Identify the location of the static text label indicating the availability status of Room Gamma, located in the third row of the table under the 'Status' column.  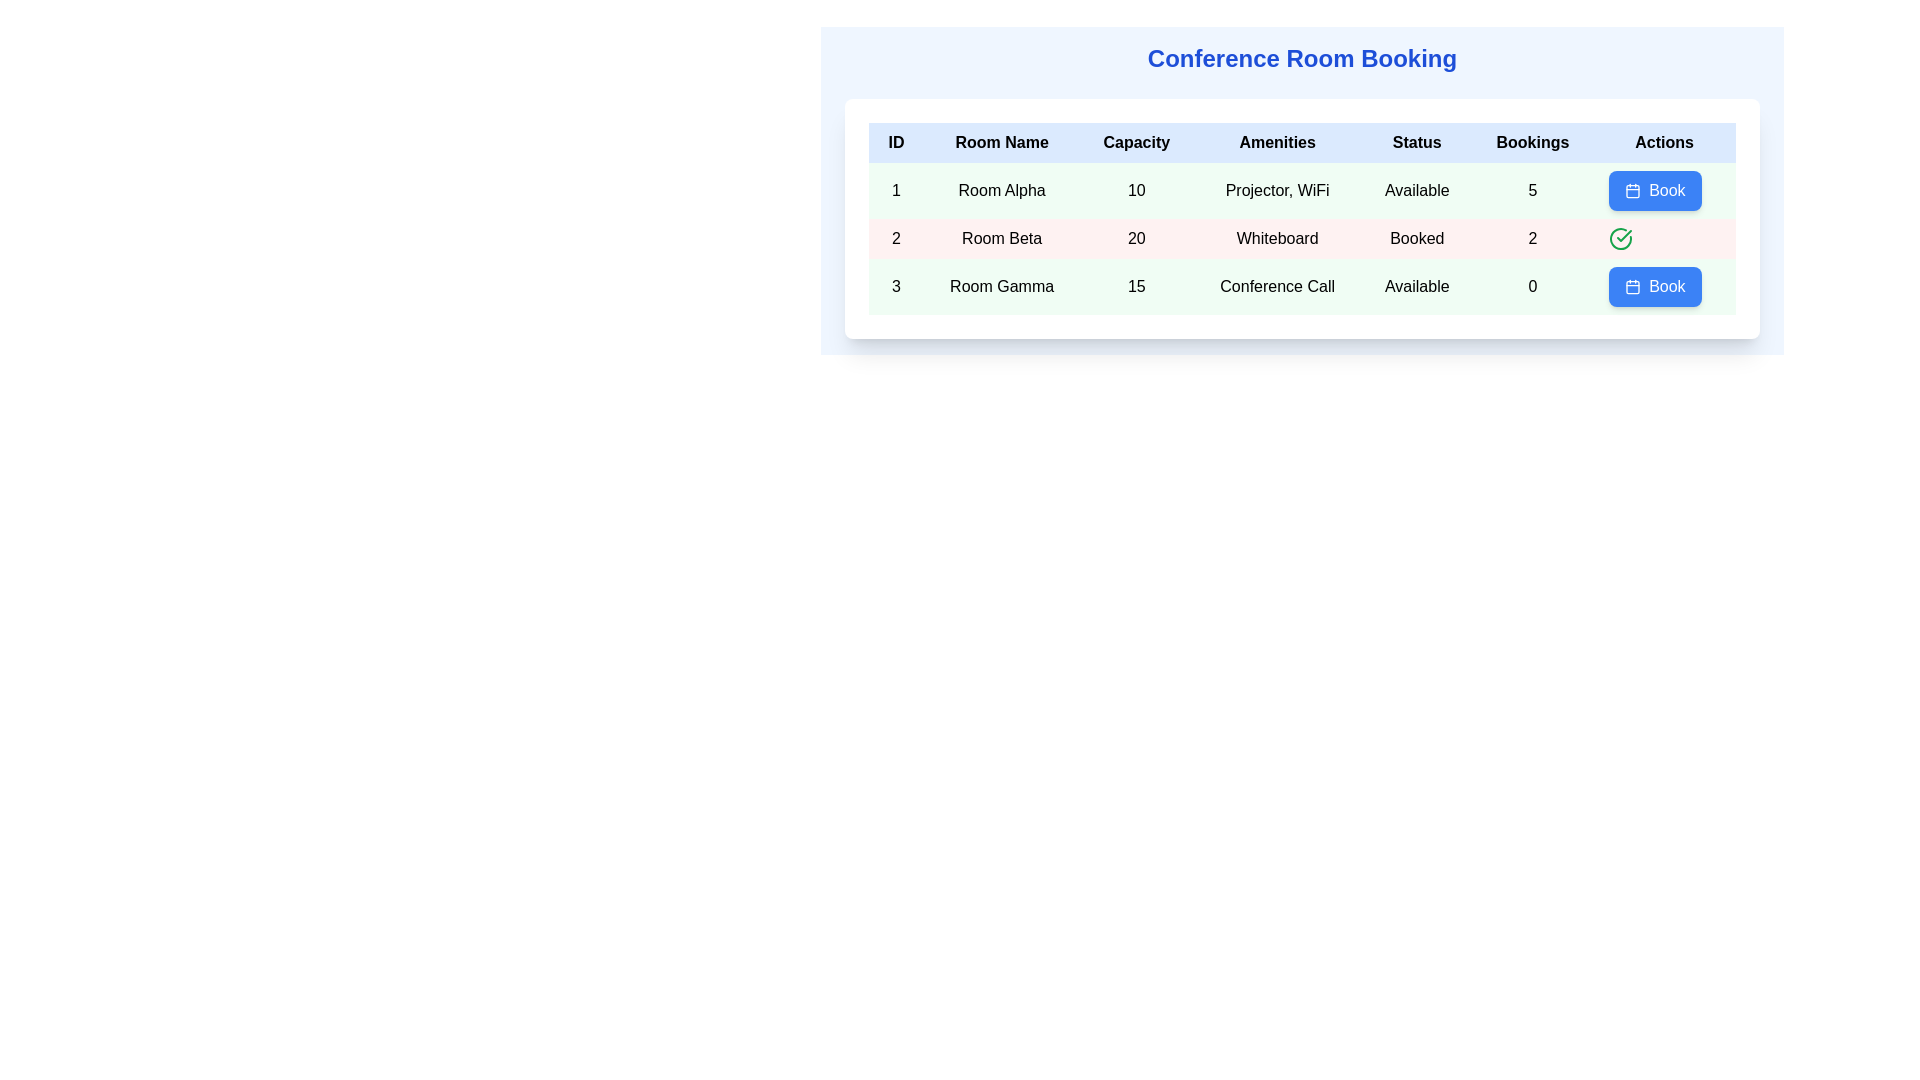
(1416, 286).